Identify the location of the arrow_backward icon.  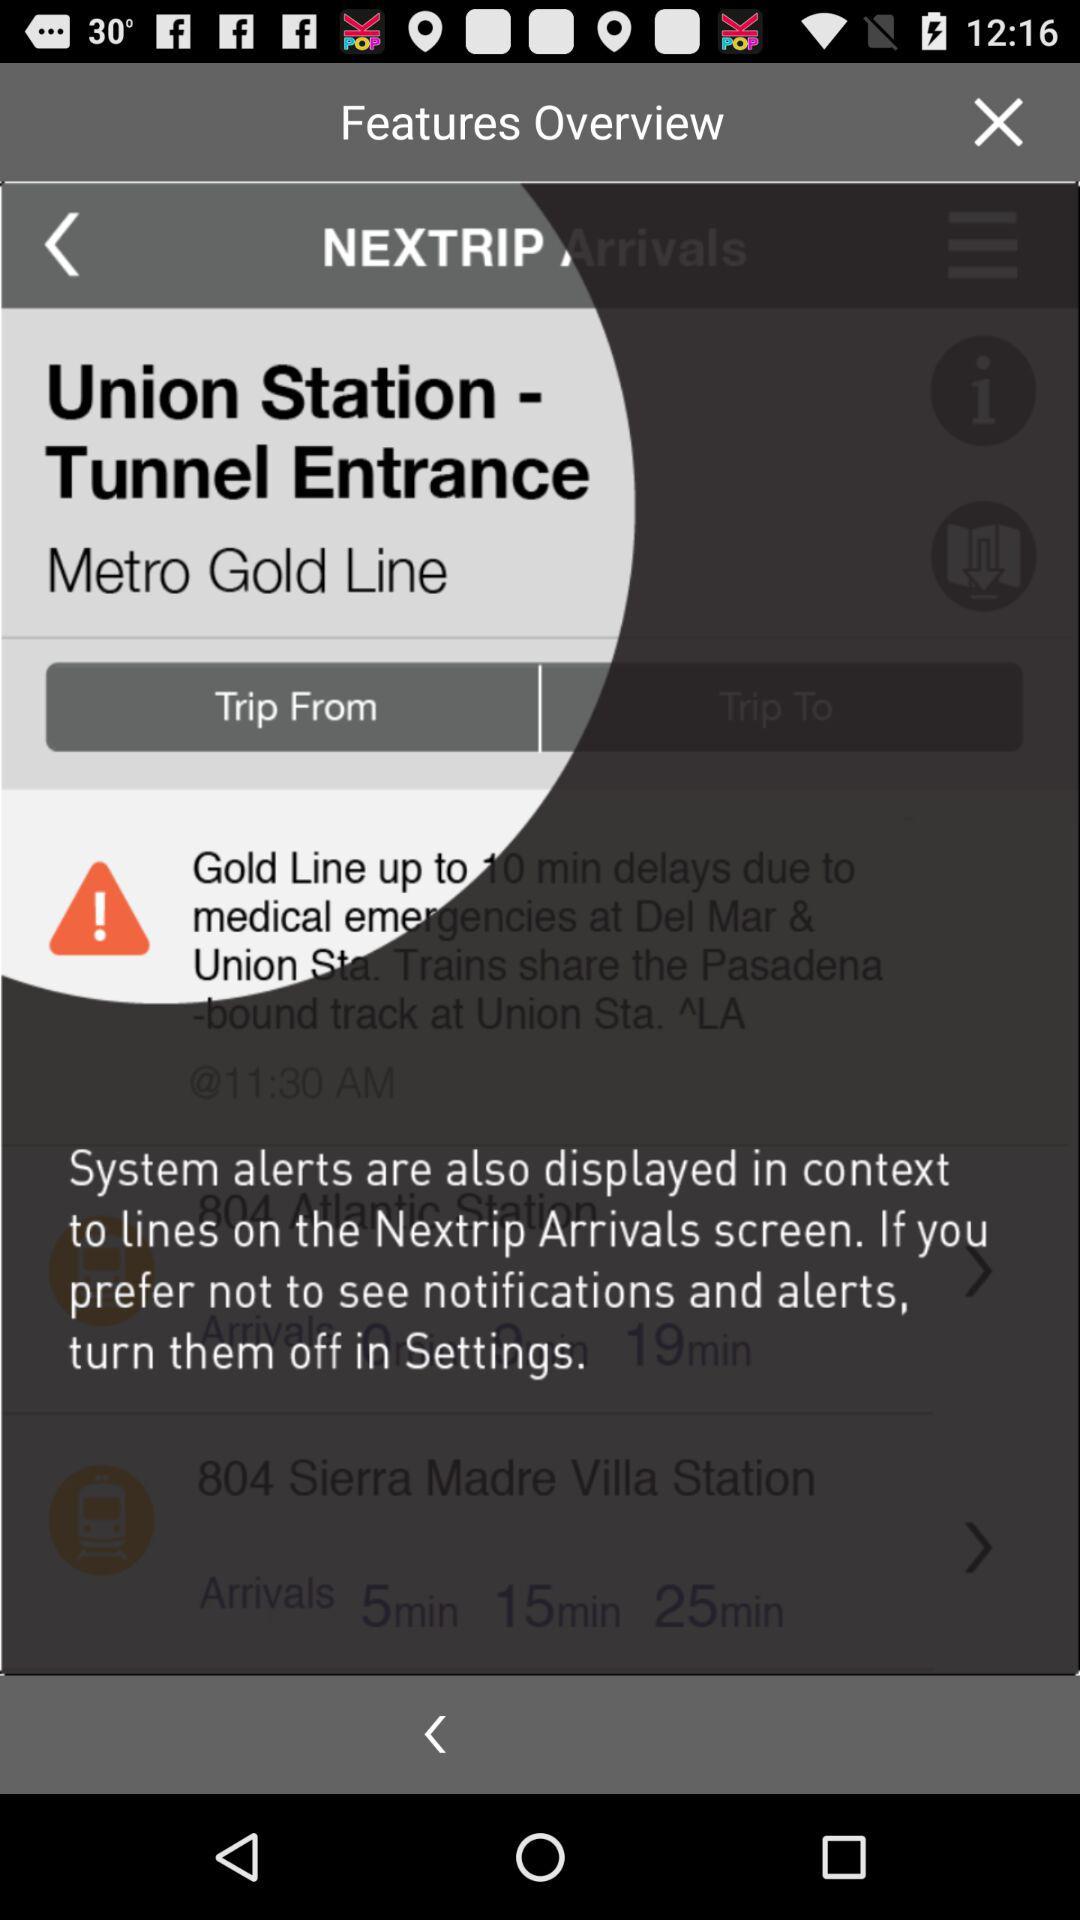
(434, 1855).